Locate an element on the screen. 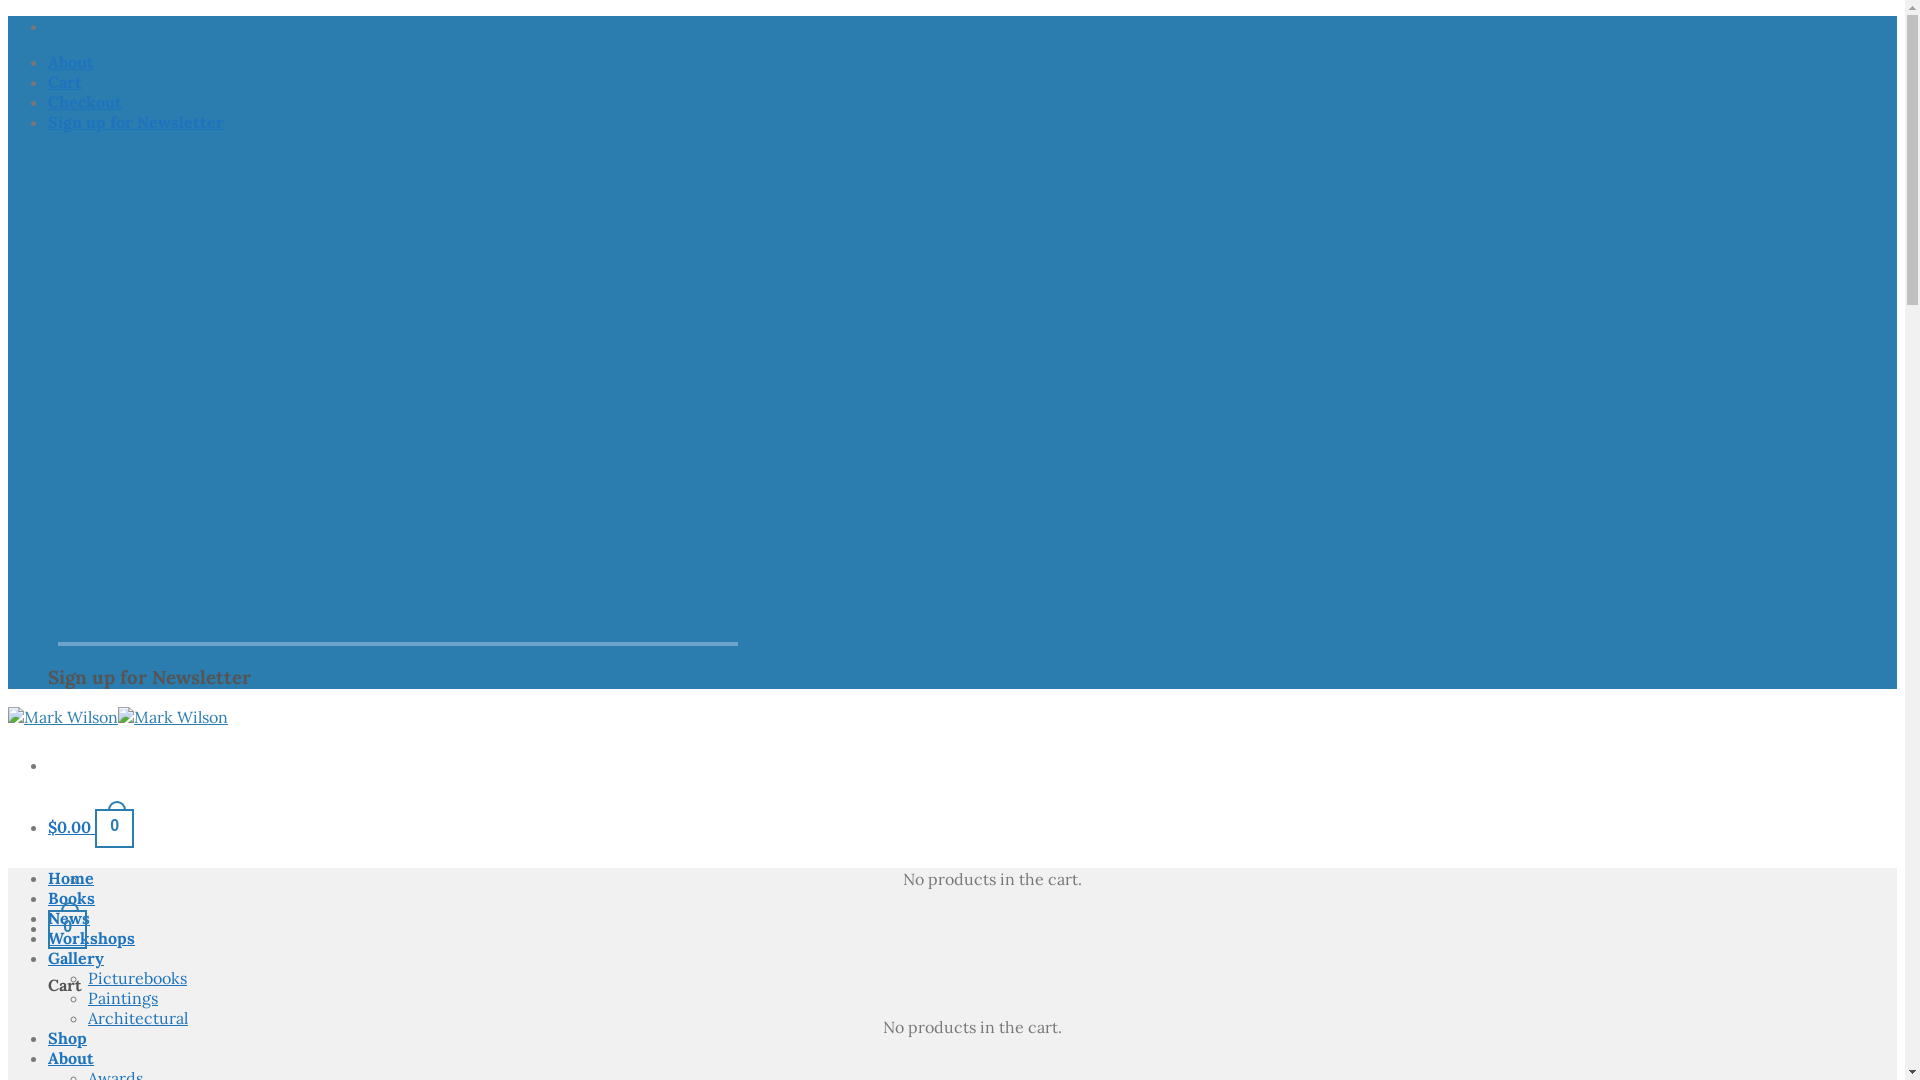 Image resolution: width=1920 pixels, height=1080 pixels. 'Sign up for Newsletter' is located at coordinates (48, 122).